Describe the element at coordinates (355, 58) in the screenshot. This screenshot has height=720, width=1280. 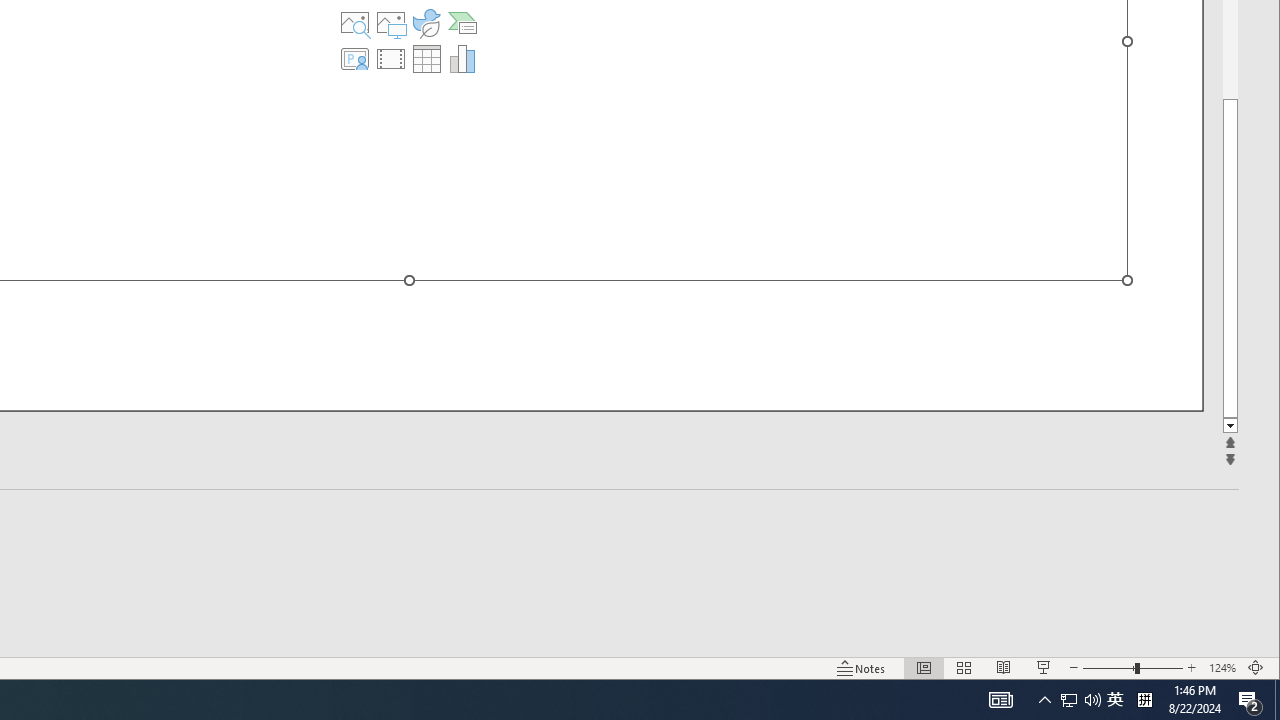
I see `'Insert Cameo'` at that location.